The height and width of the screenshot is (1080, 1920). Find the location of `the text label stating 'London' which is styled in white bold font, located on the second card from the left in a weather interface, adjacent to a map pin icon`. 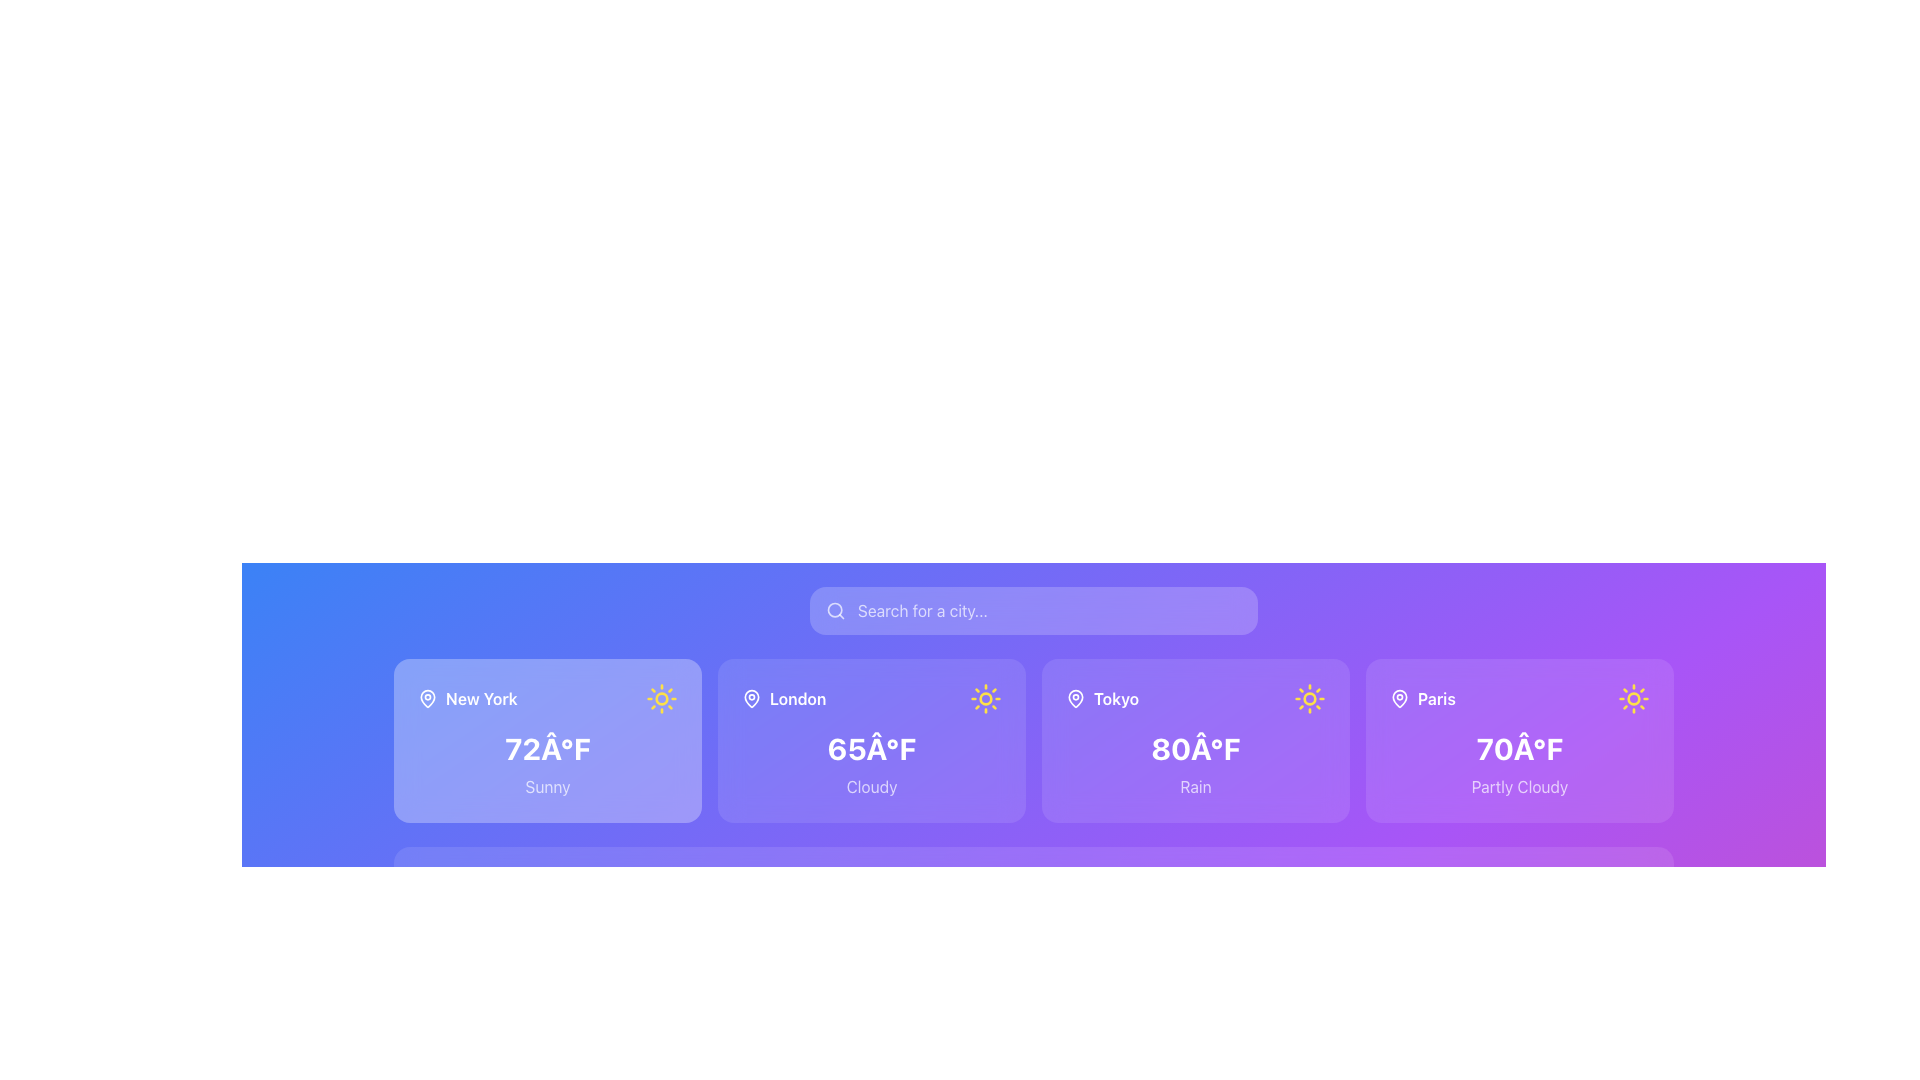

the text label stating 'London' which is styled in white bold font, located on the second card from the left in a weather interface, adjacent to a map pin icon is located at coordinates (783, 697).